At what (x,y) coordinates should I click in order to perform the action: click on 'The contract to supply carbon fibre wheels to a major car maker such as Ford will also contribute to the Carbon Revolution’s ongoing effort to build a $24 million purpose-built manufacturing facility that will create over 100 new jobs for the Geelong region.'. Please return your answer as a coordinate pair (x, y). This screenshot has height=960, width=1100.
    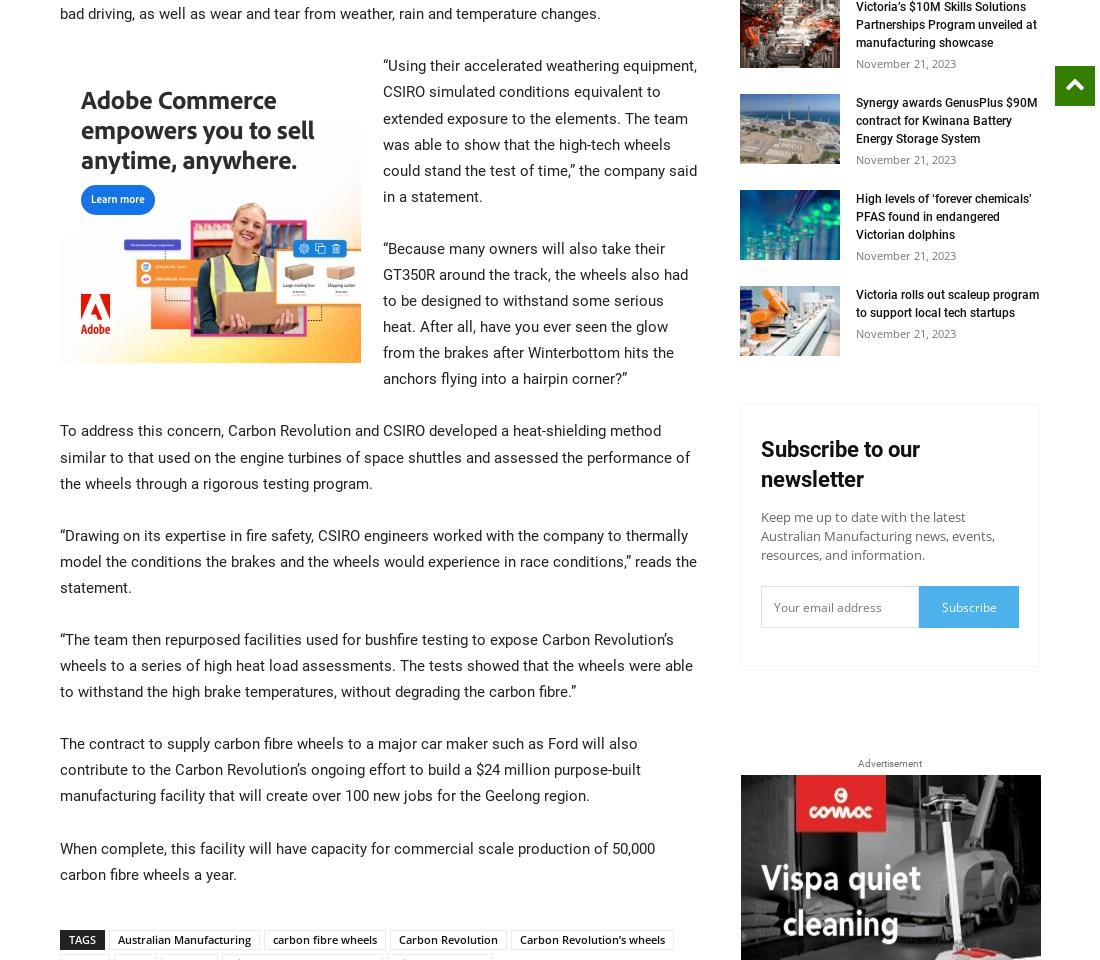
    Looking at the image, I should click on (58, 769).